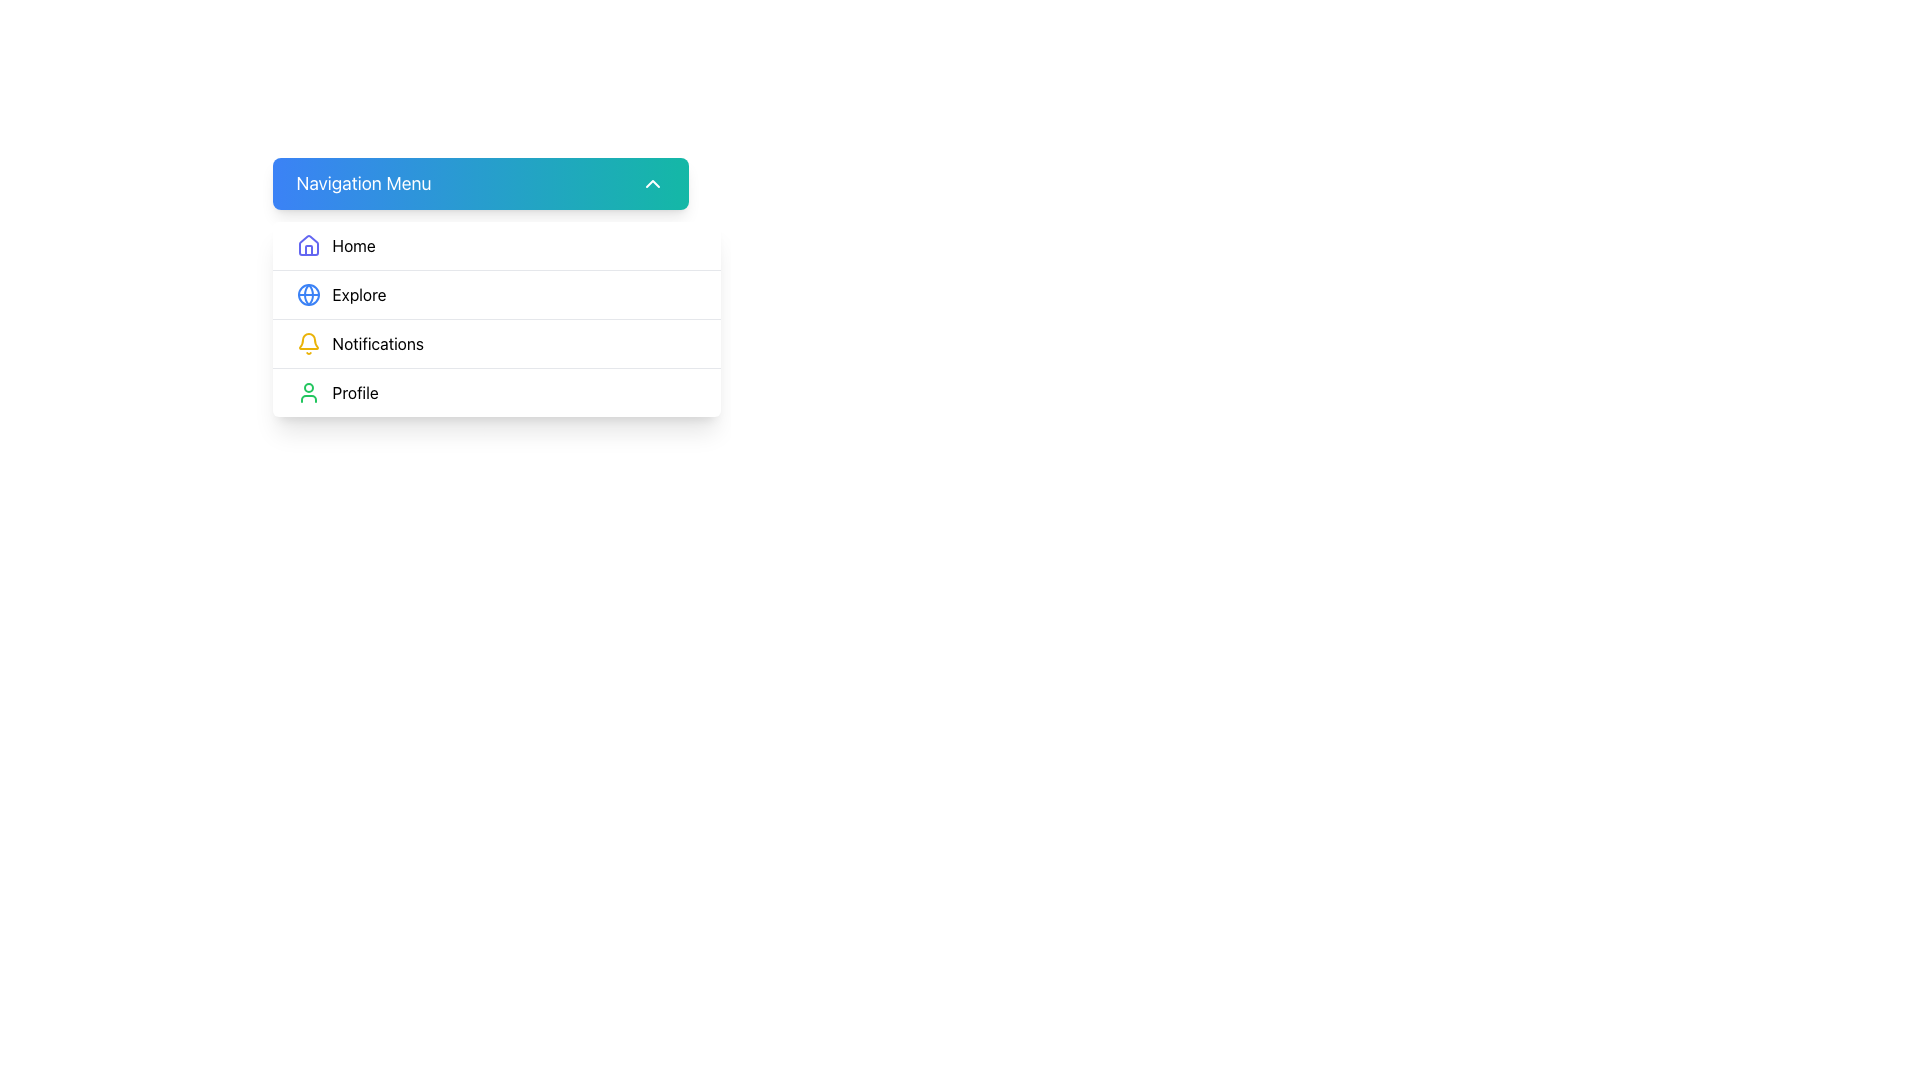 The height and width of the screenshot is (1080, 1920). I want to click on the third navigation item in the menu, so click(496, 342).